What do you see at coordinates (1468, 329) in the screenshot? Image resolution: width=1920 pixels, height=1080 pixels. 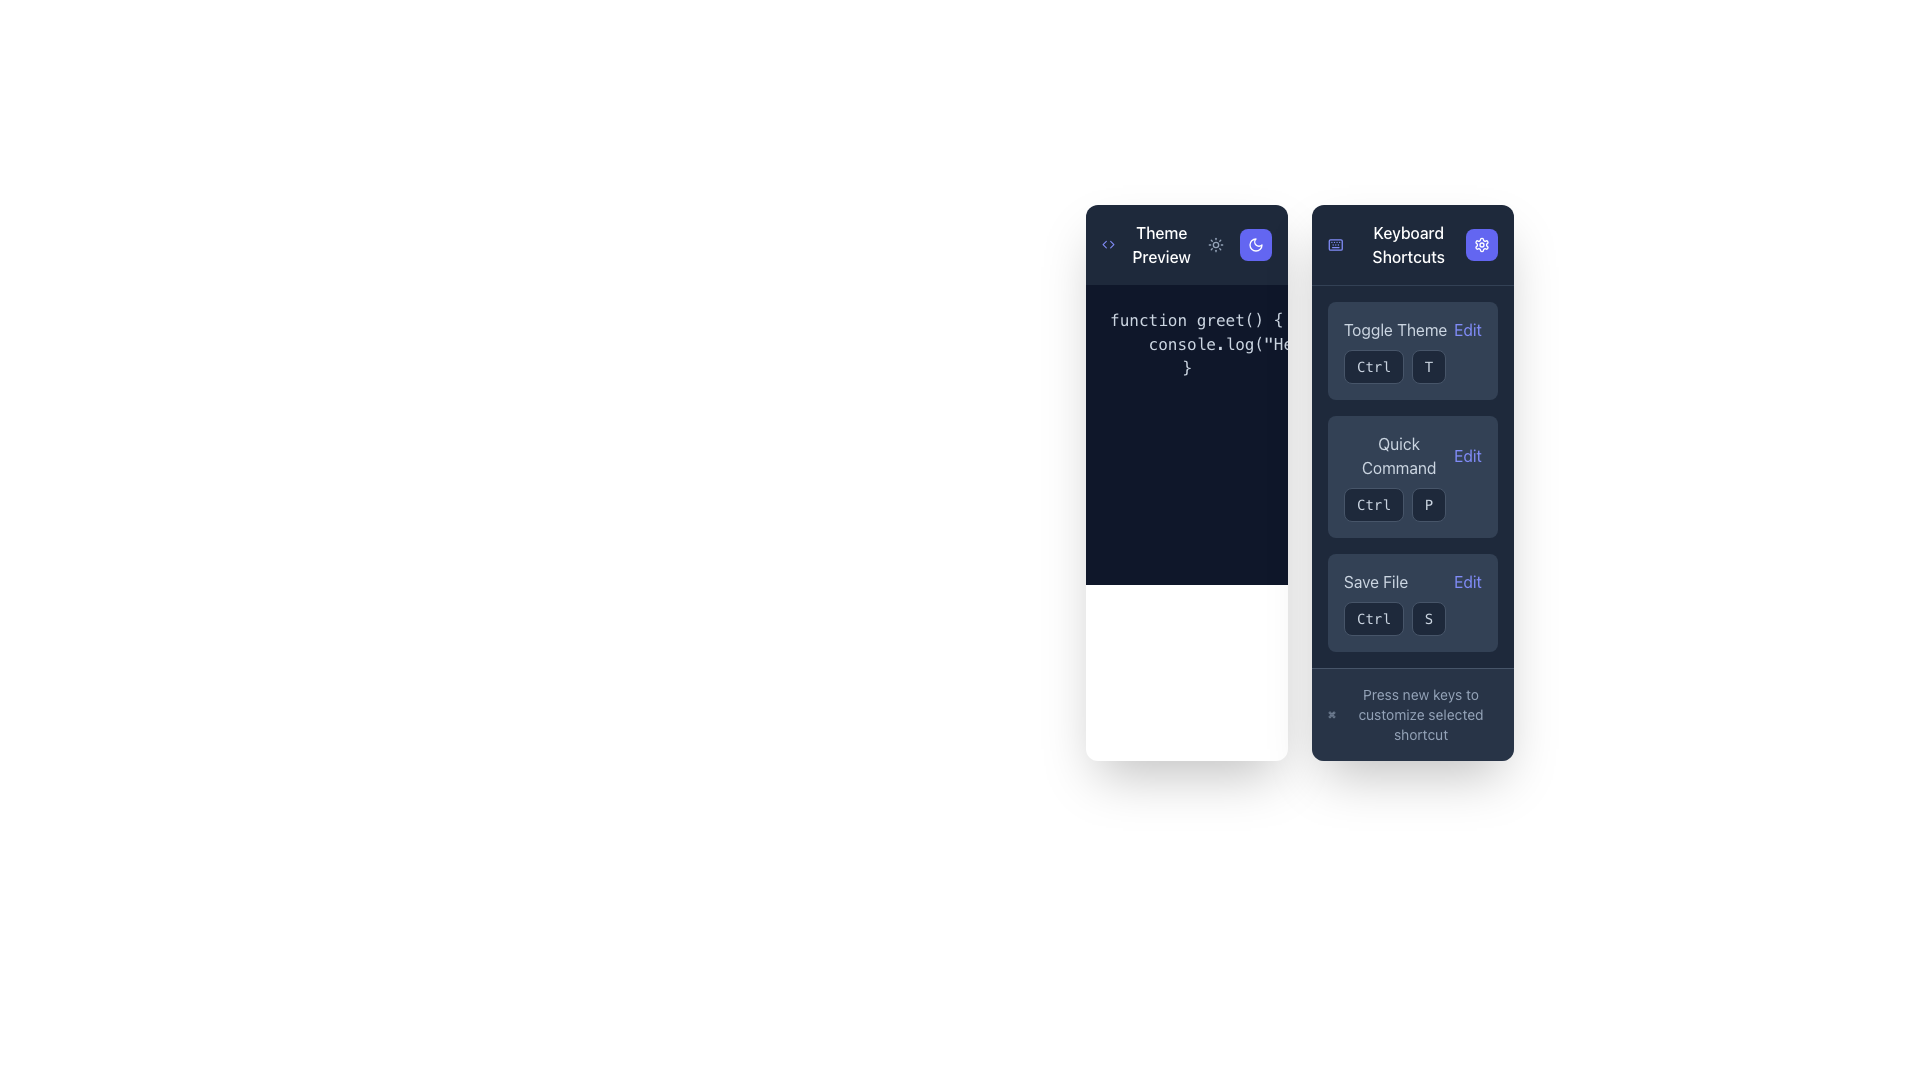 I see `the interactive link that provides a shortcut to edit the 'Toggle Theme' action in the 'Keyboard Shortcuts' panel to observe the hover effect` at bounding box center [1468, 329].